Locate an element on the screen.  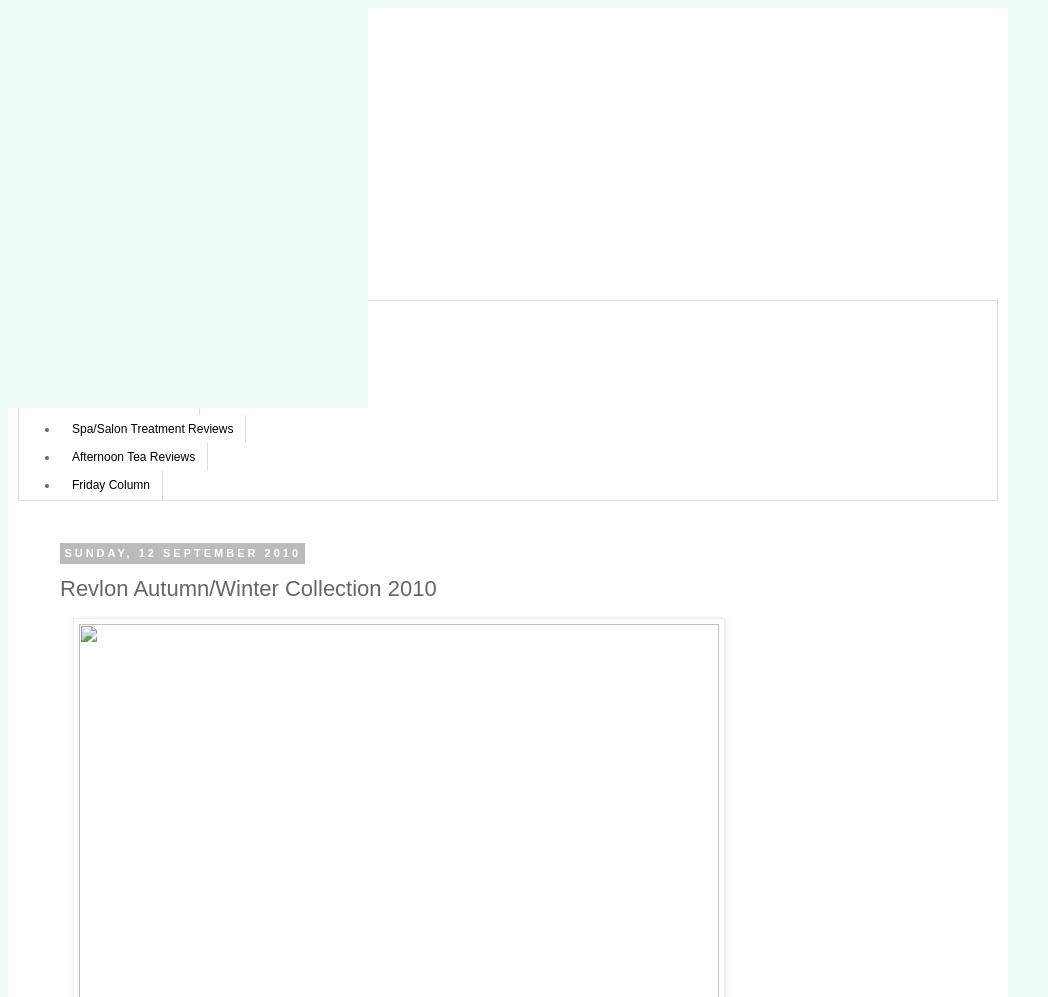
'Revlon Autumn/Winter Collection 2010' is located at coordinates (60, 588).